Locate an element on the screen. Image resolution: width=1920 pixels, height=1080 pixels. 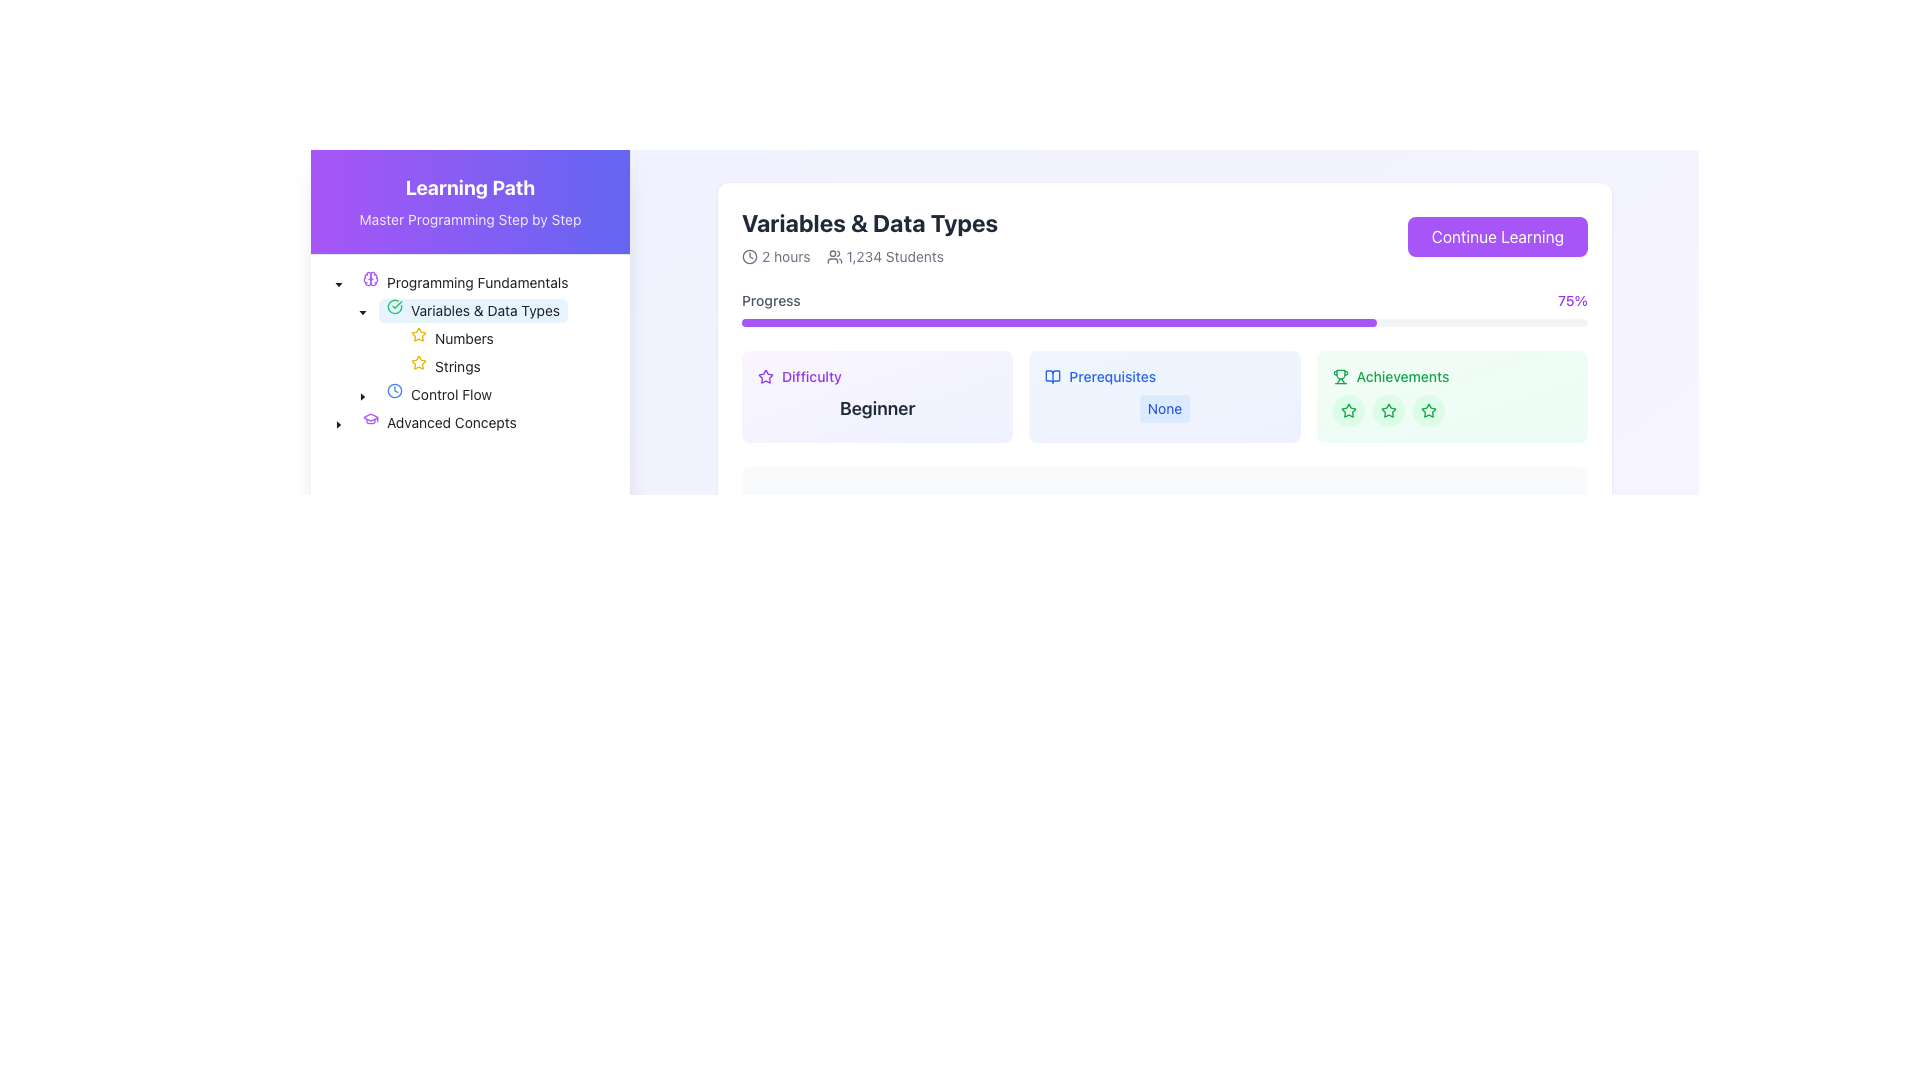
the downward-pointing caret icon next to 'Advanced Concepts' is located at coordinates (339, 423).